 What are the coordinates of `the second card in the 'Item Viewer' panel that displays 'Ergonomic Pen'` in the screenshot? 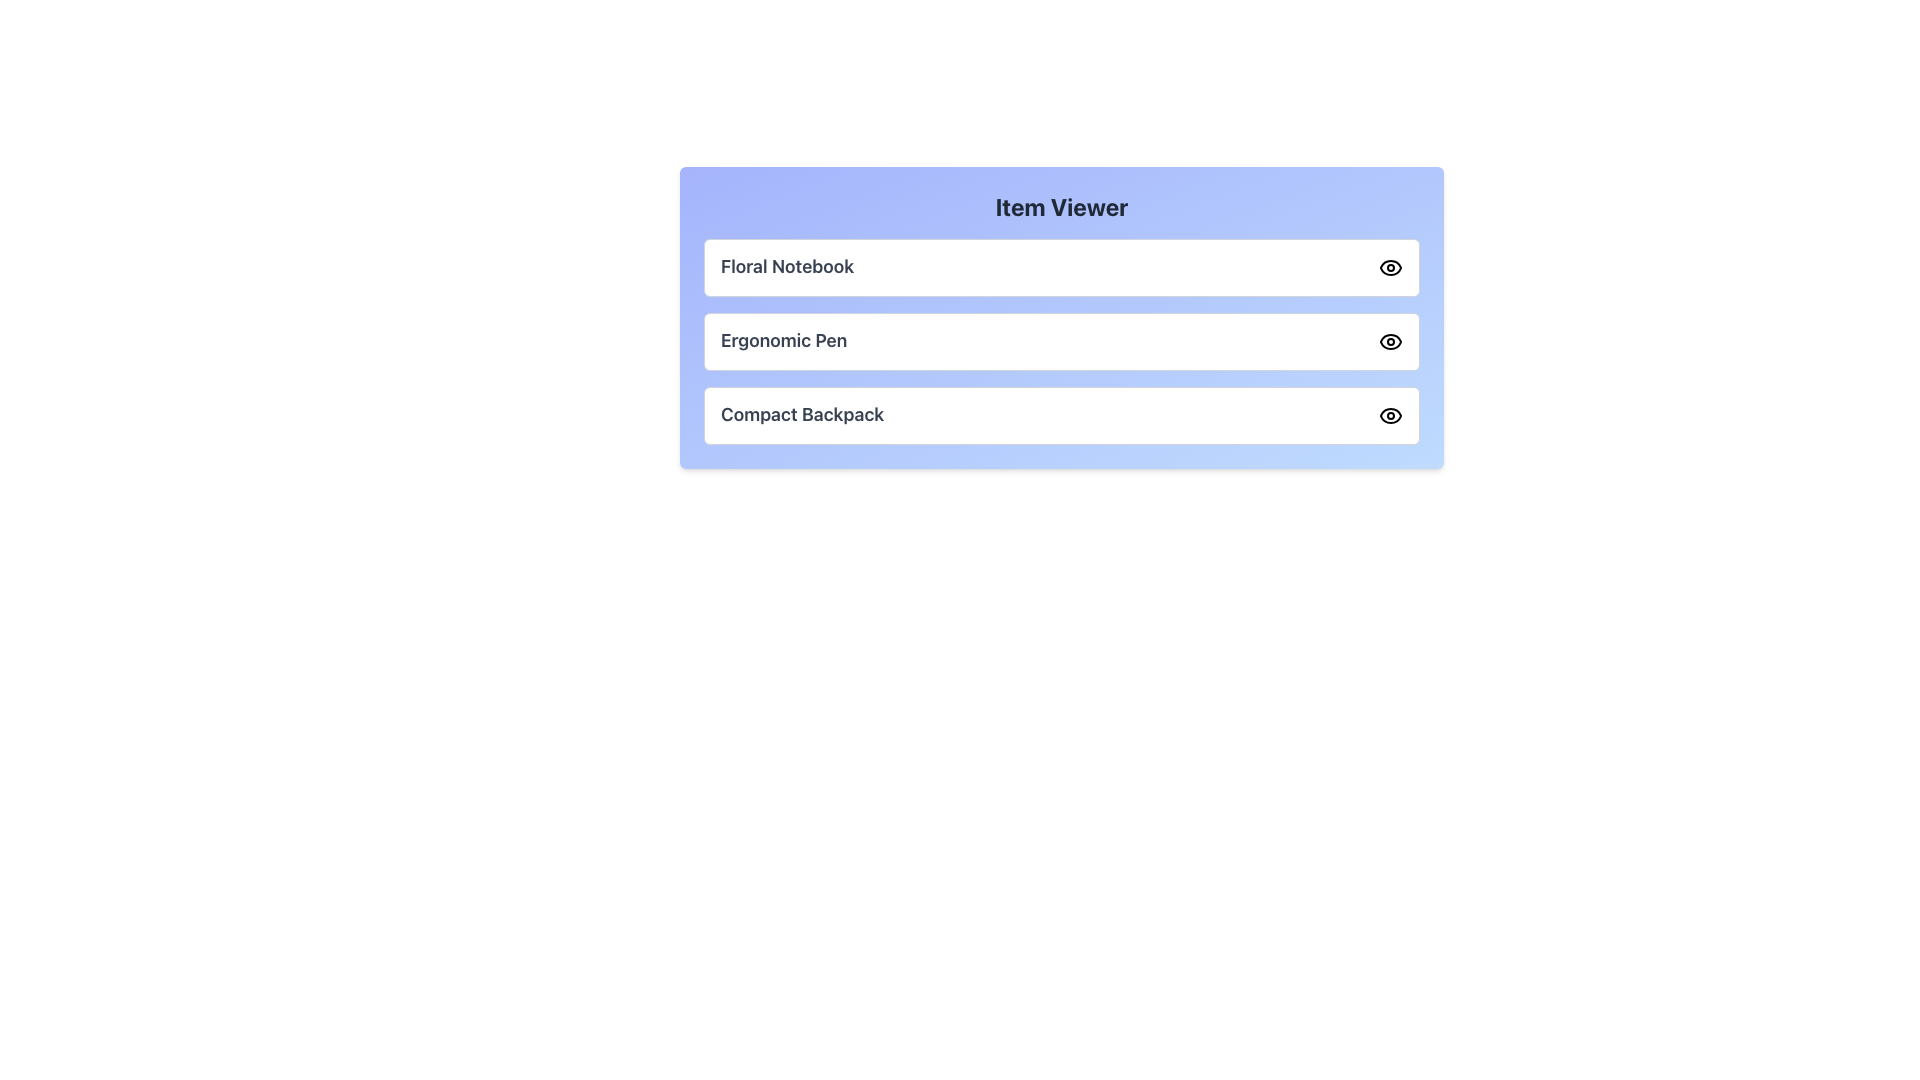 It's located at (1060, 316).